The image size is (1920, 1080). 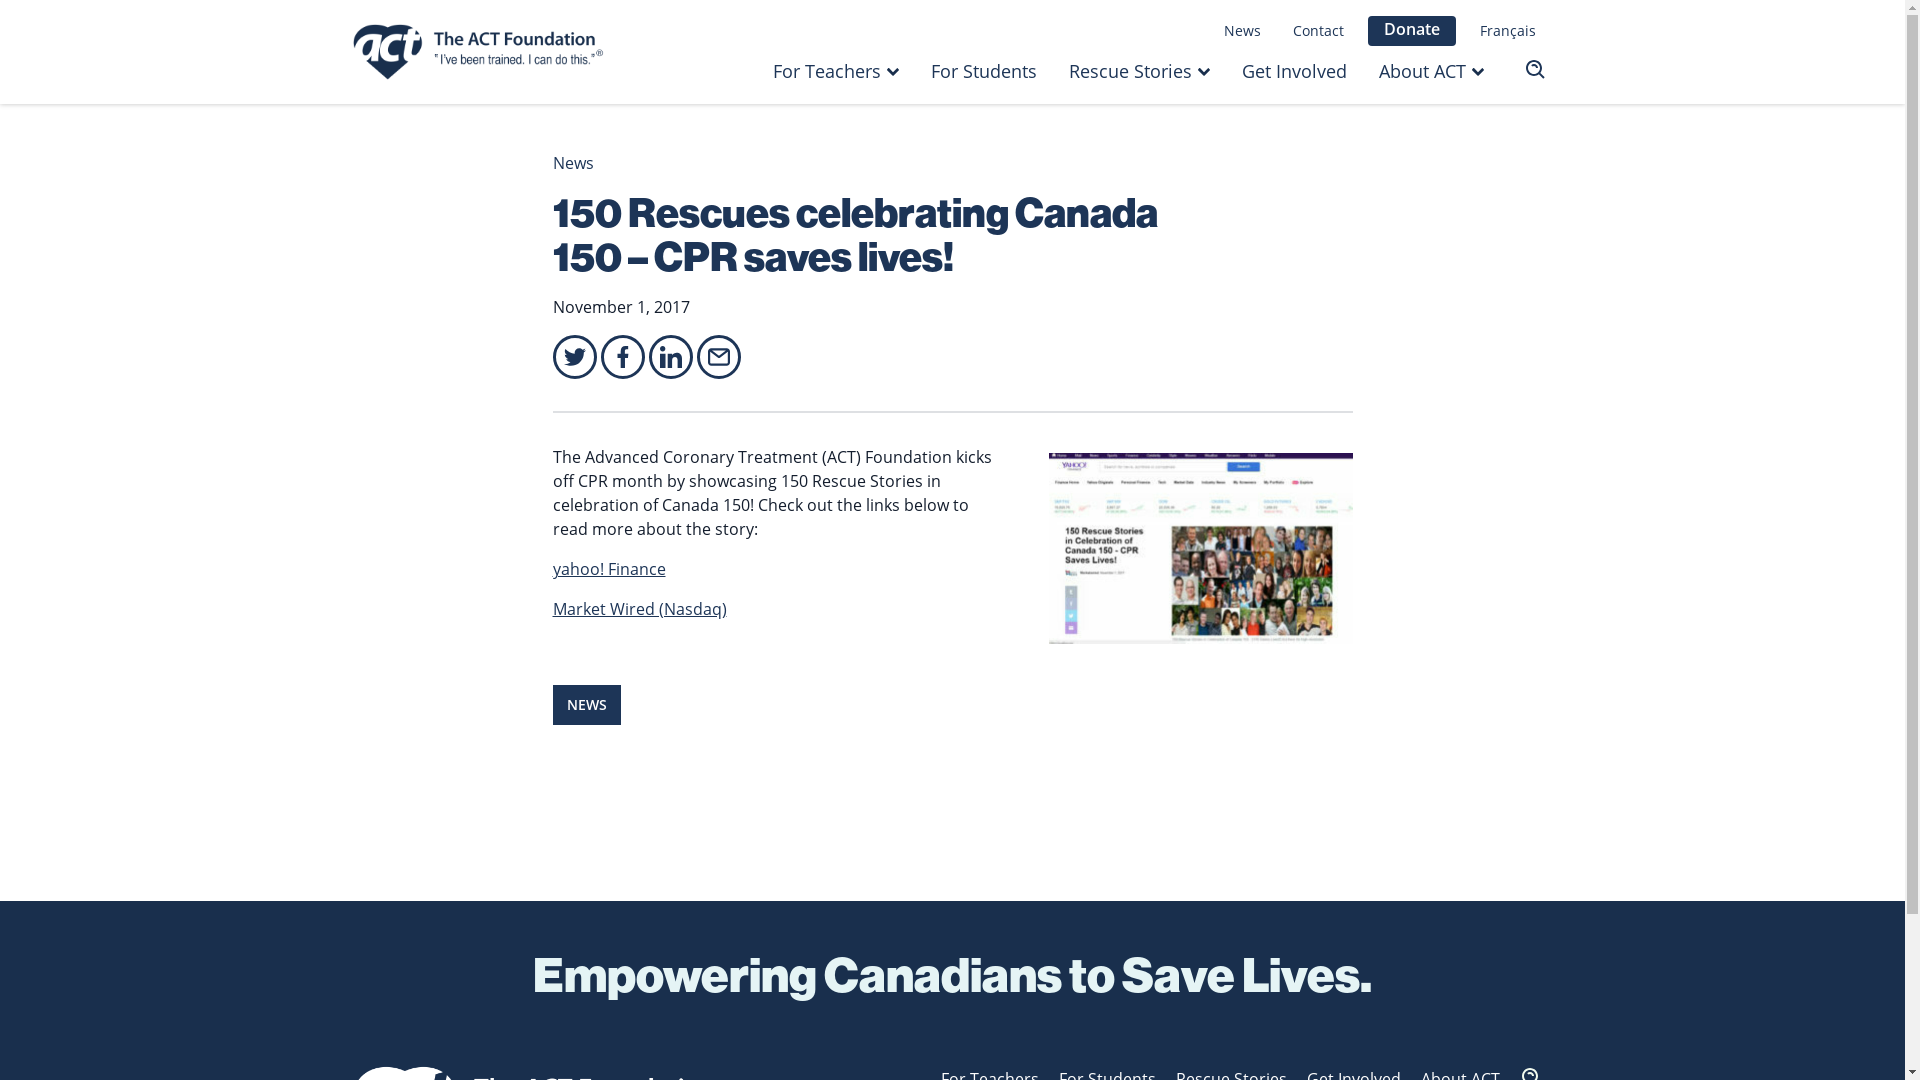 What do you see at coordinates (584, 704) in the screenshot?
I see `'NEWS'` at bounding box center [584, 704].